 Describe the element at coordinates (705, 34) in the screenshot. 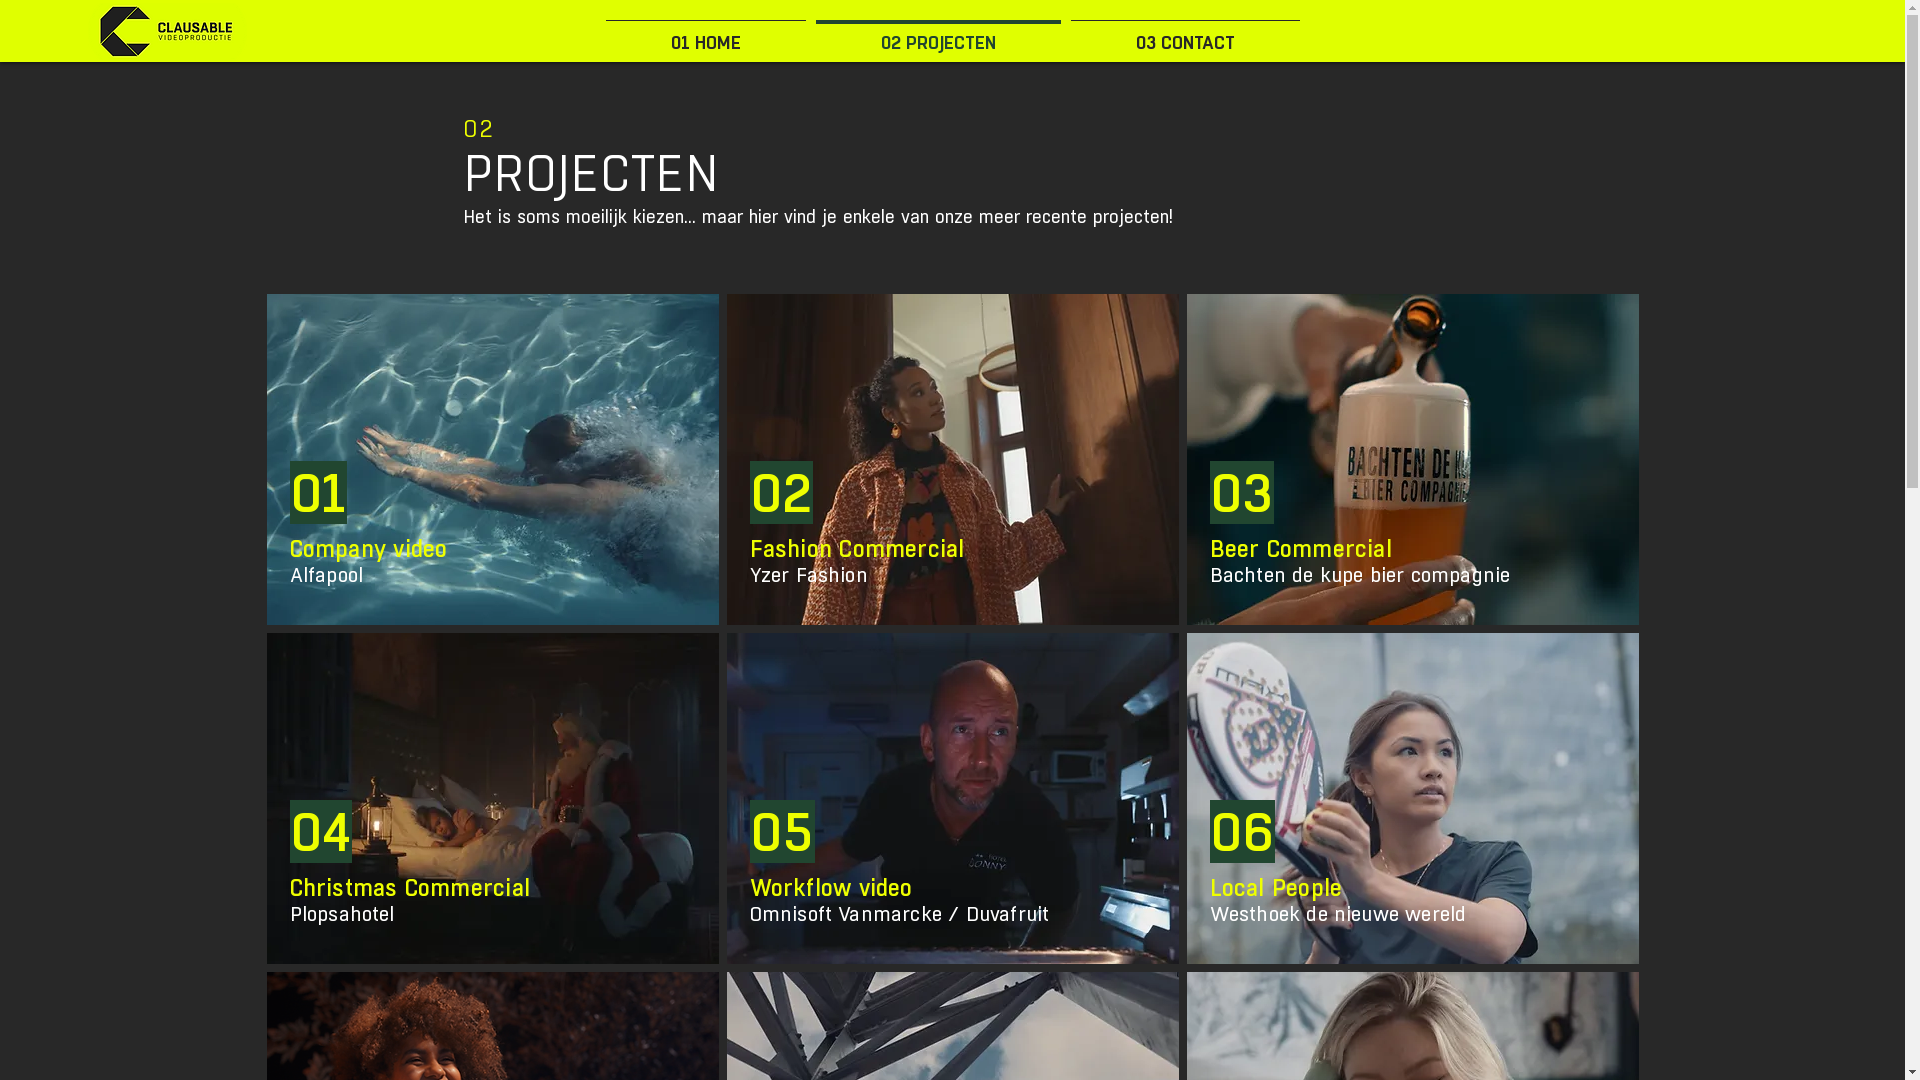

I see `'01 HOME'` at that location.